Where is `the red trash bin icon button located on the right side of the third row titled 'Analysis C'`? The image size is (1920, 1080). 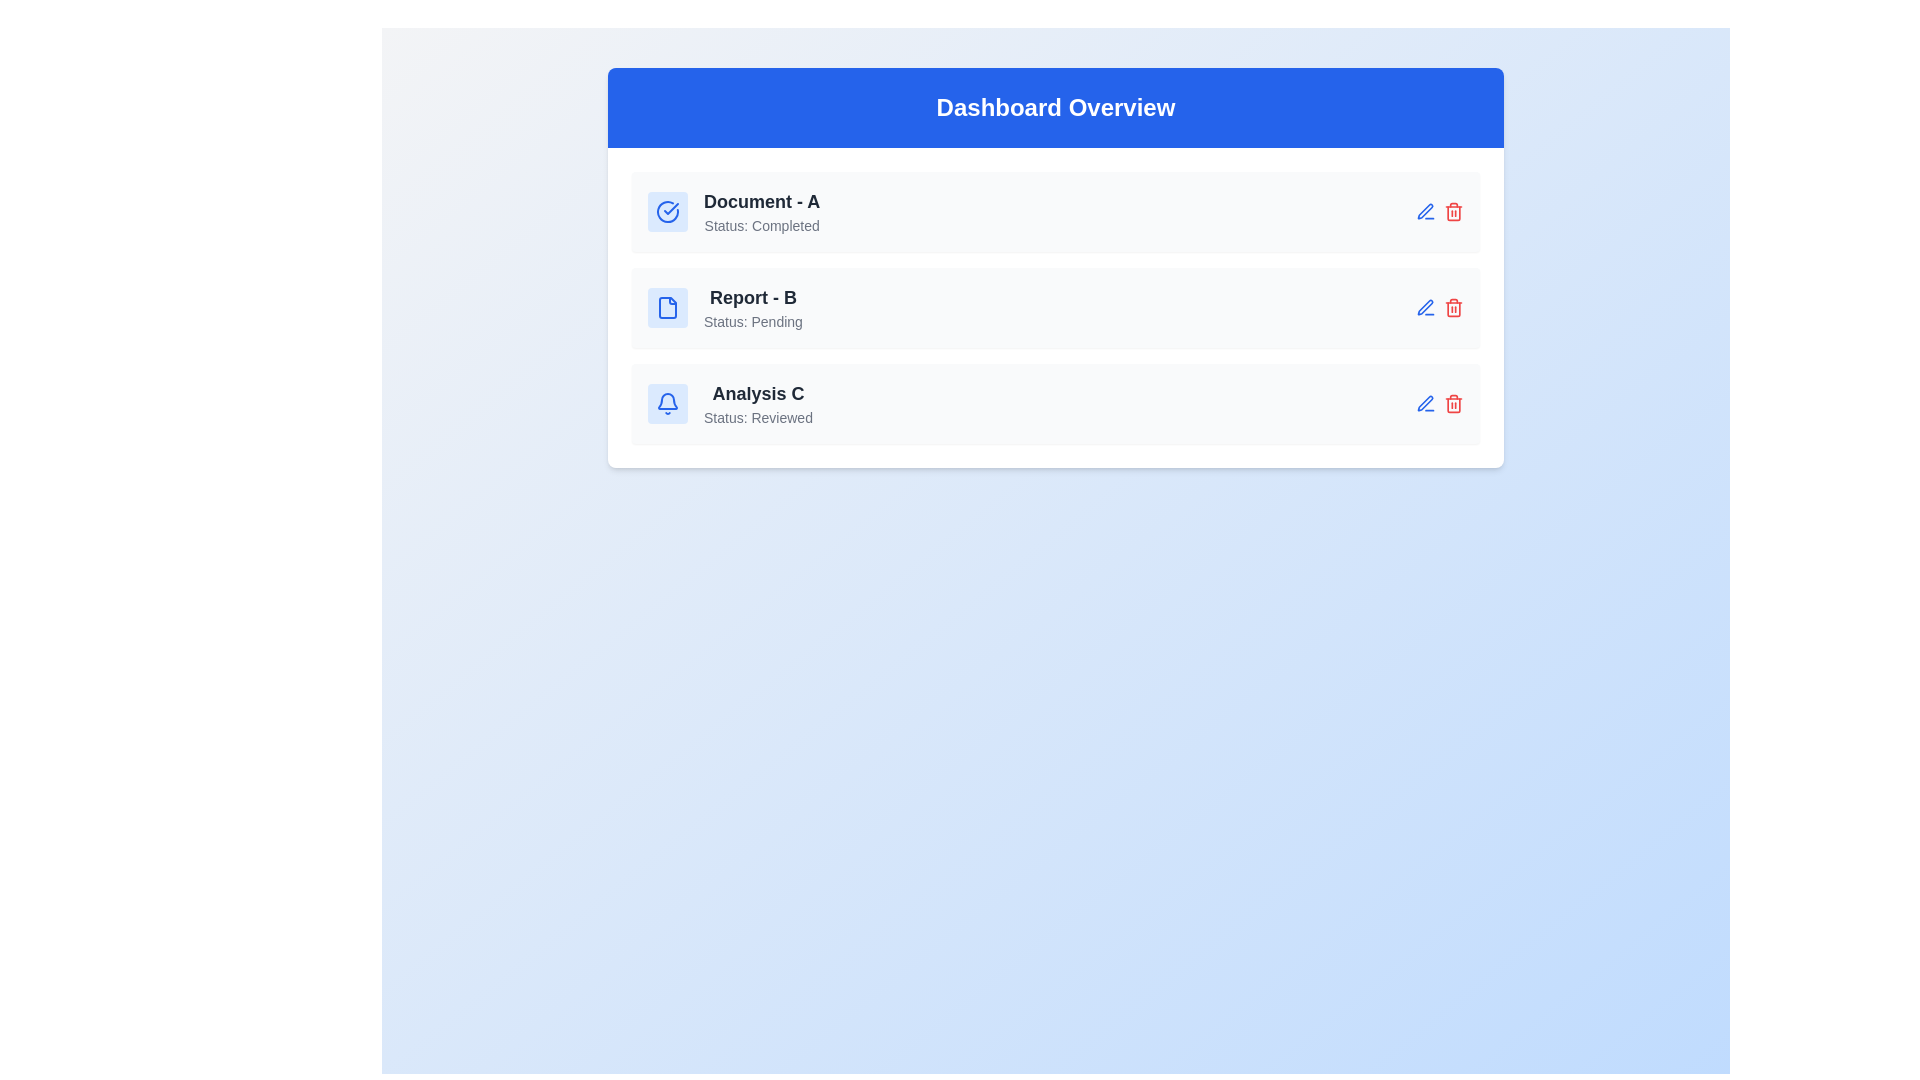
the red trash bin icon button located on the right side of the third row titled 'Analysis C' is located at coordinates (1454, 308).